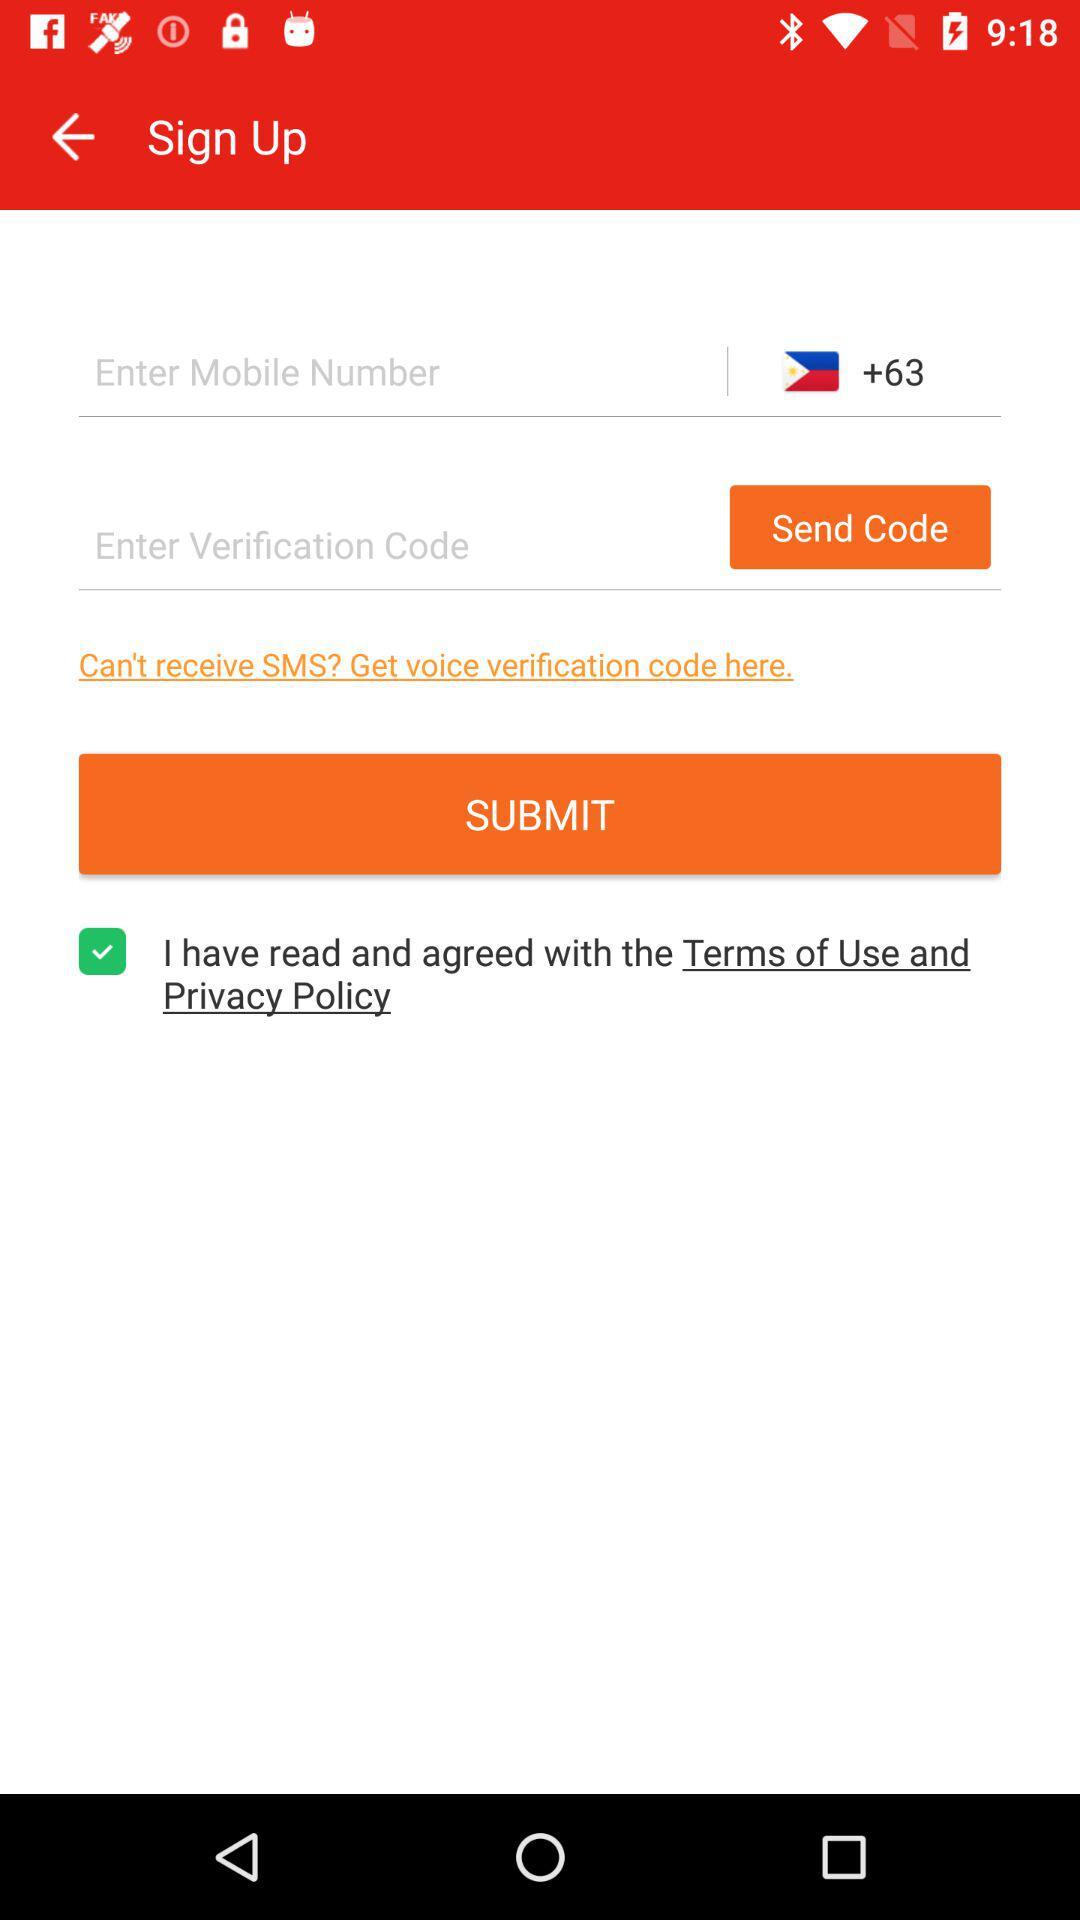 This screenshot has width=1080, height=1920. Describe the element at coordinates (540, 664) in the screenshot. I see `can t receive icon` at that location.